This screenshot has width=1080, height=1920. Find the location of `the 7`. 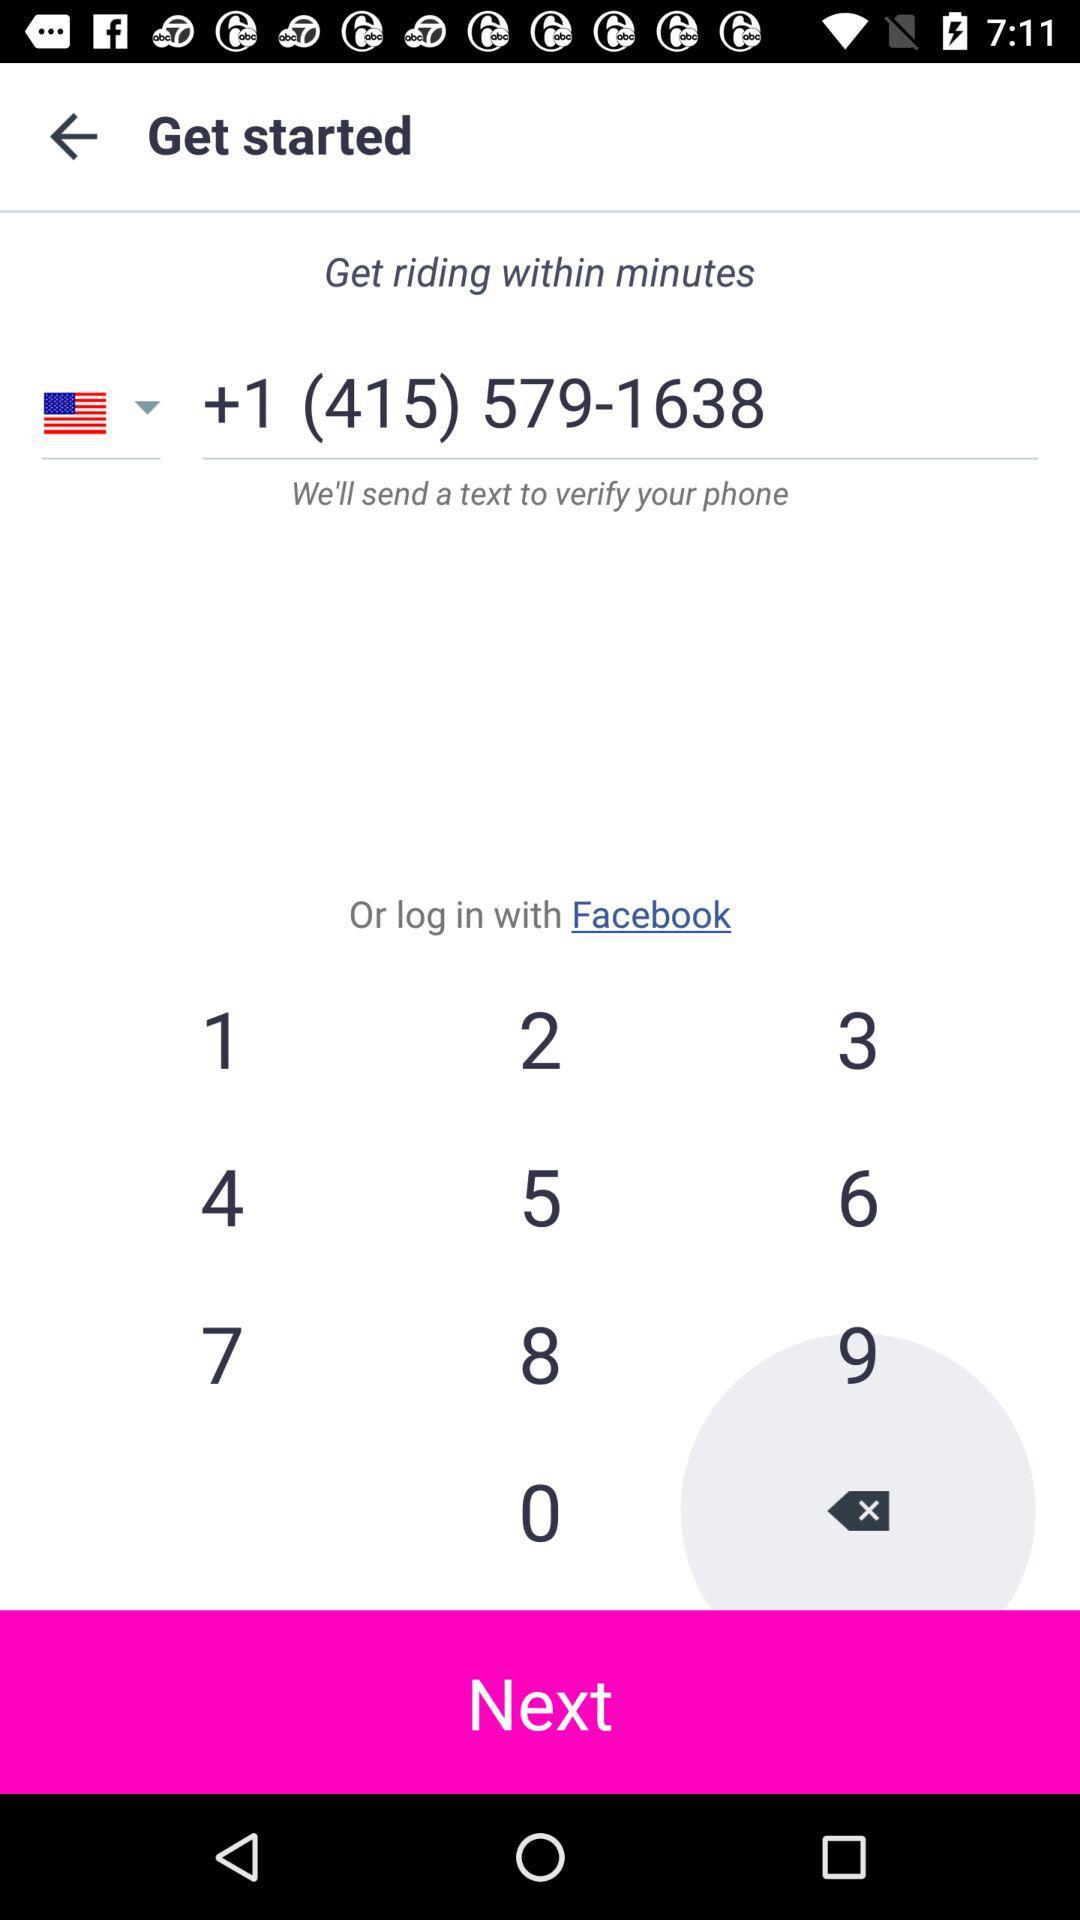

the 7 is located at coordinates (222, 1353).